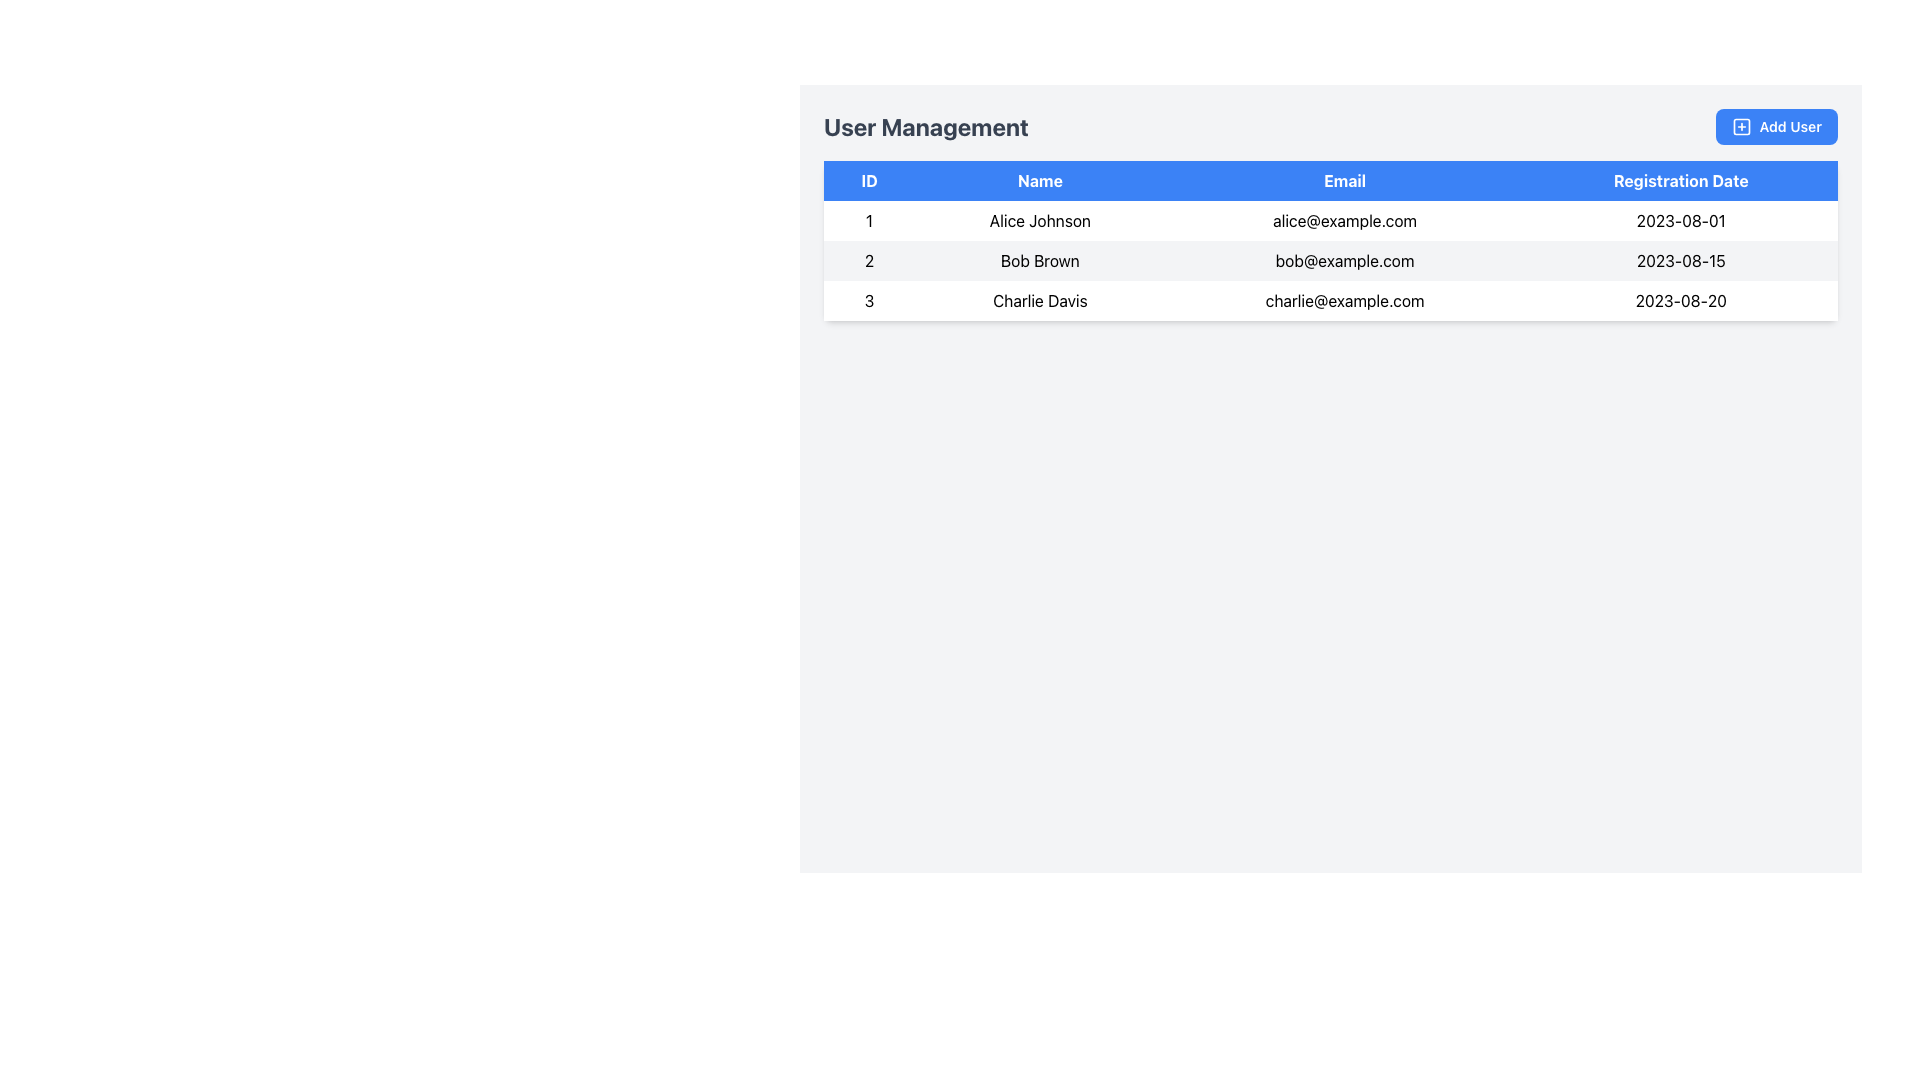 The image size is (1920, 1080). Describe the element at coordinates (1040, 260) in the screenshot. I see `the Text label displaying the name 'Bob Brown' located in the second row, second column of the table under the 'Name' header` at that location.